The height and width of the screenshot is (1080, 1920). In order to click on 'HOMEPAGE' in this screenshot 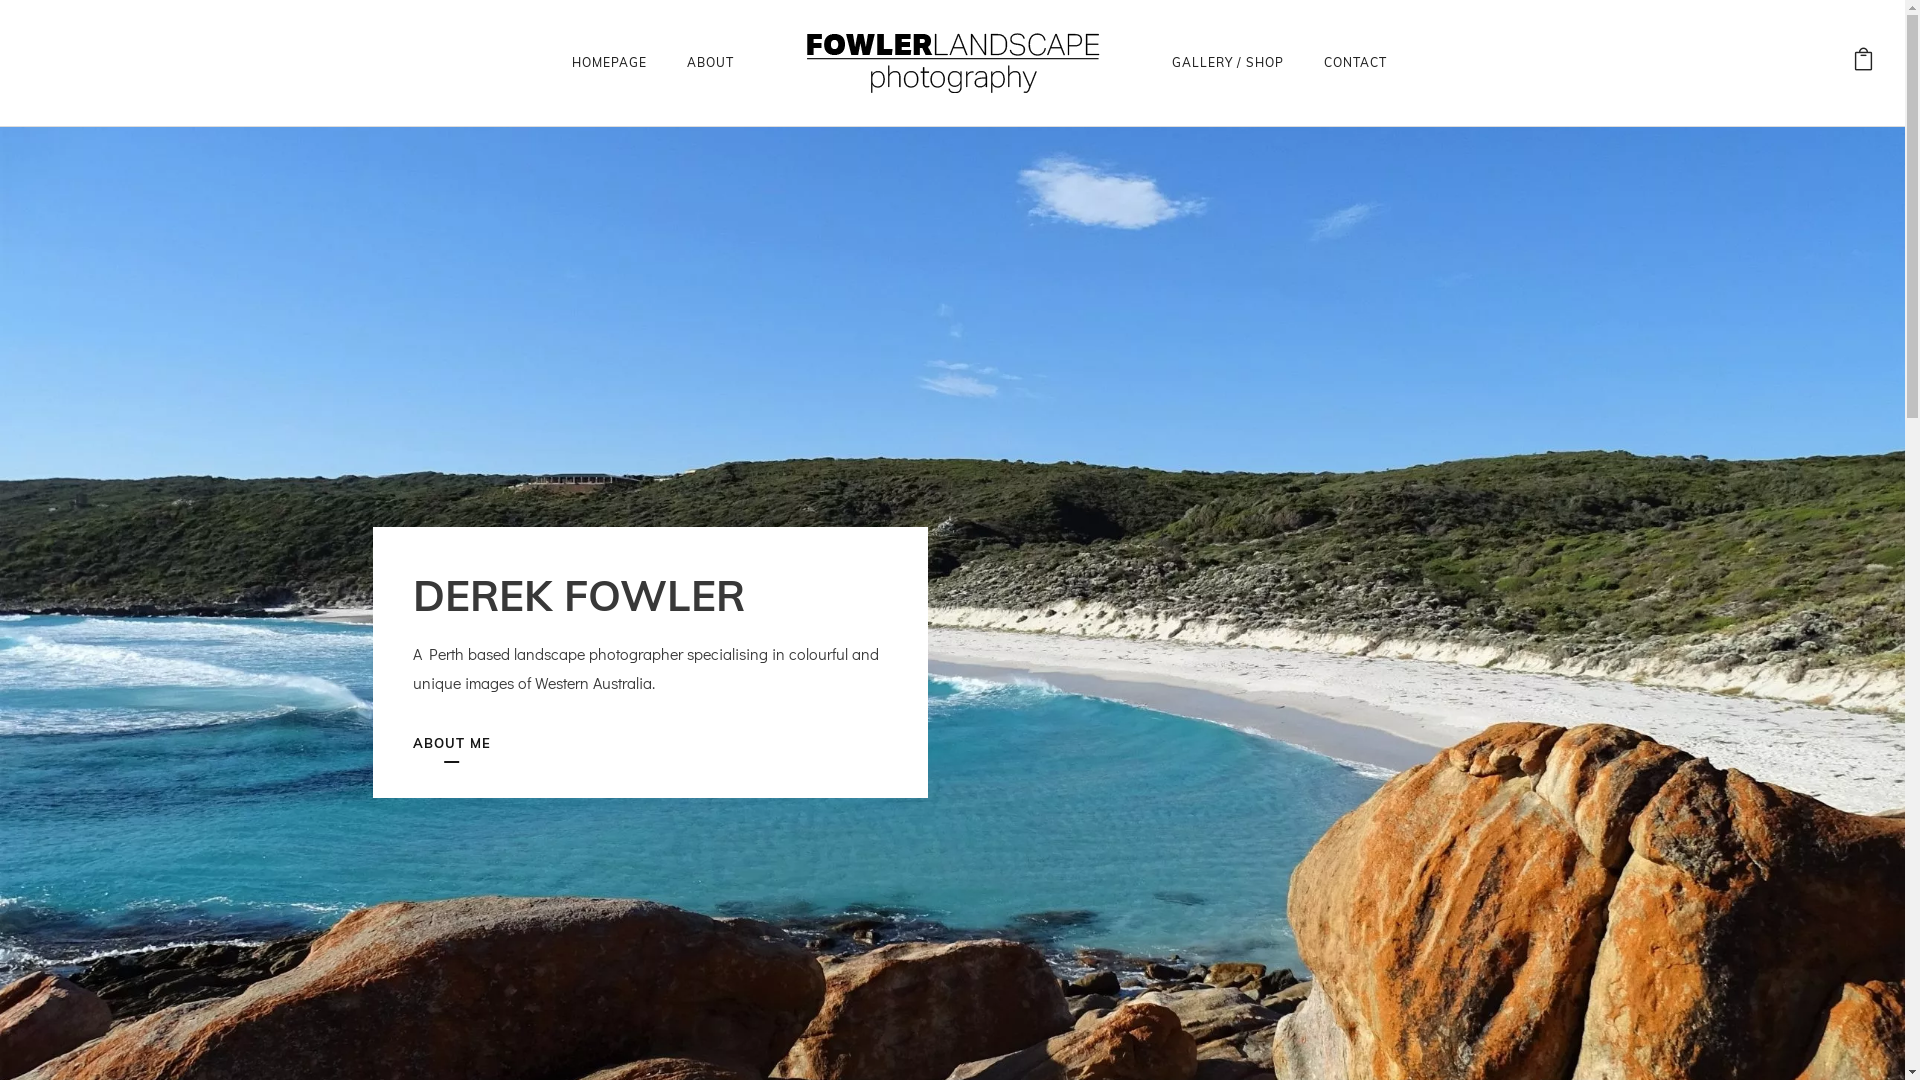, I will do `click(608, 61)`.